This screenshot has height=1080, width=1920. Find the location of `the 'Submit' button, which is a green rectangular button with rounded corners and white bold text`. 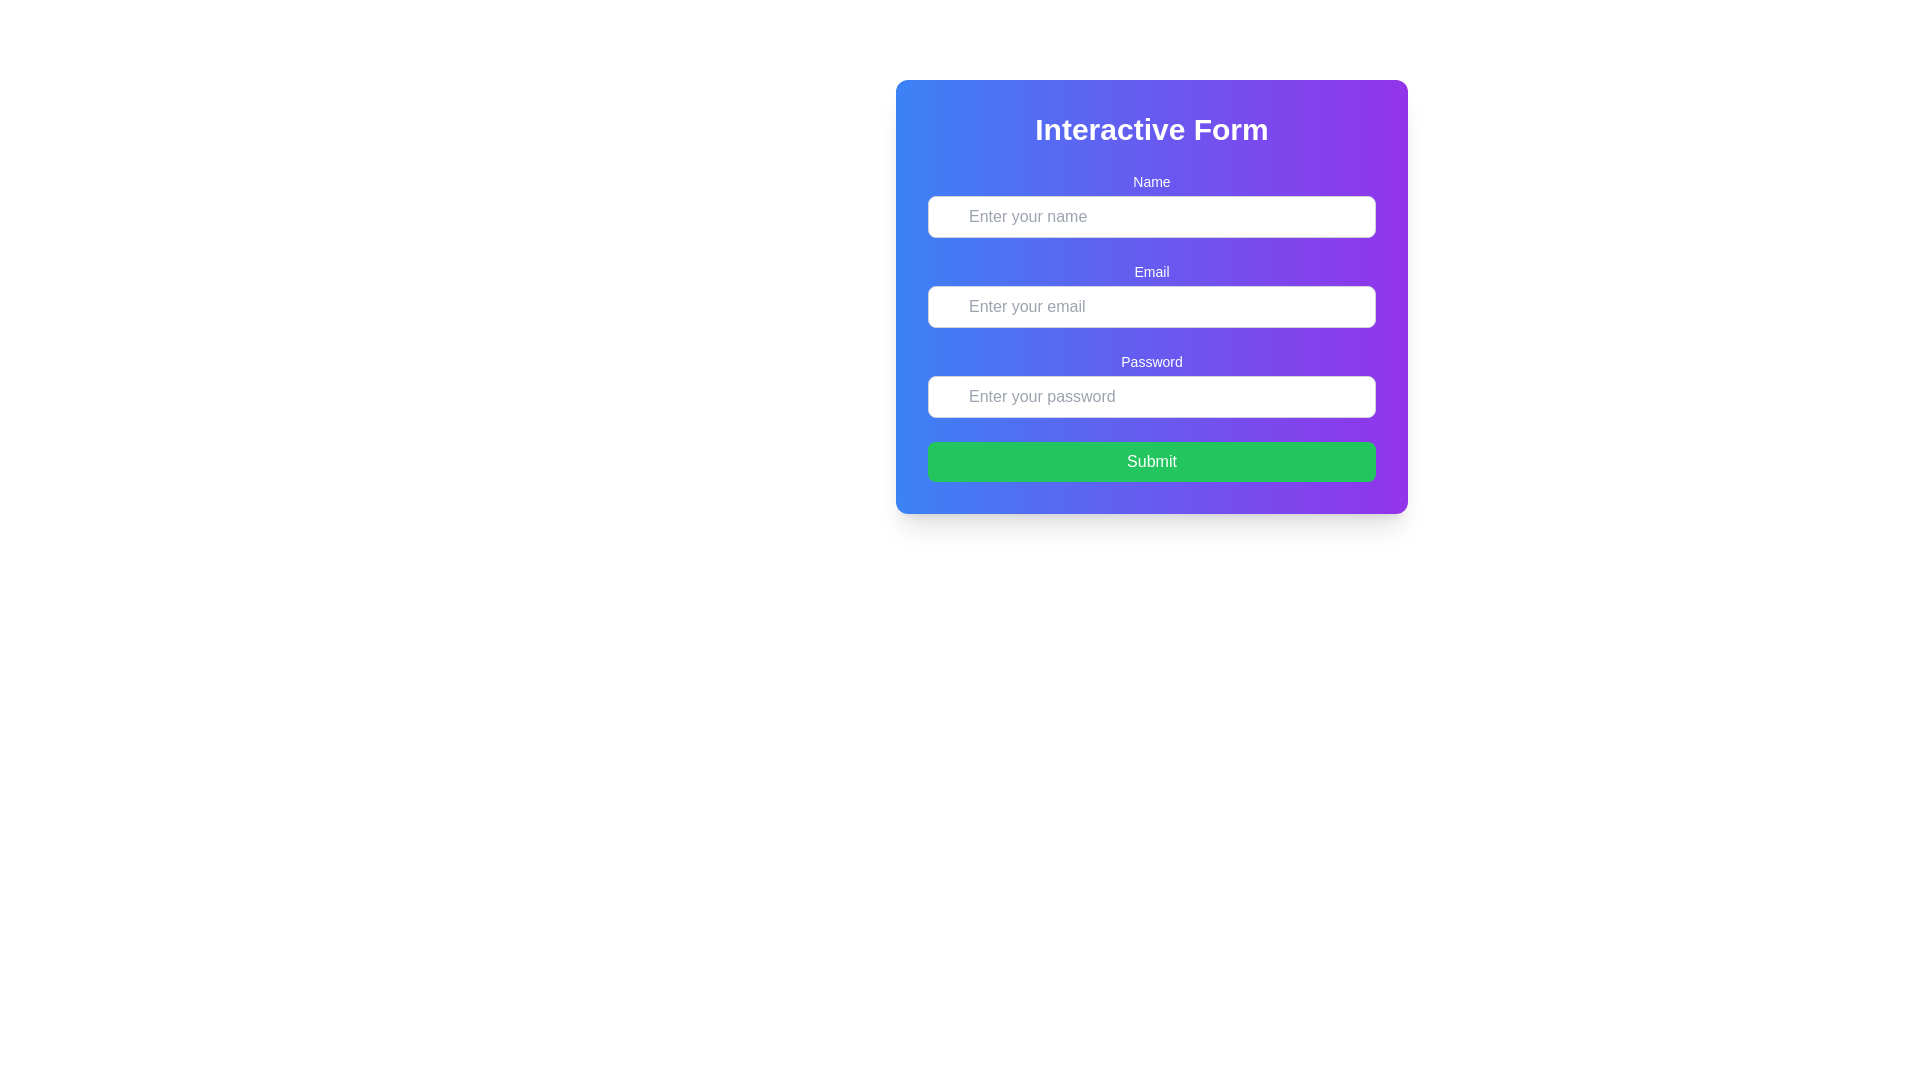

the 'Submit' button, which is a green rectangular button with rounded corners and white bold text is located at coordinates (1152, 462).